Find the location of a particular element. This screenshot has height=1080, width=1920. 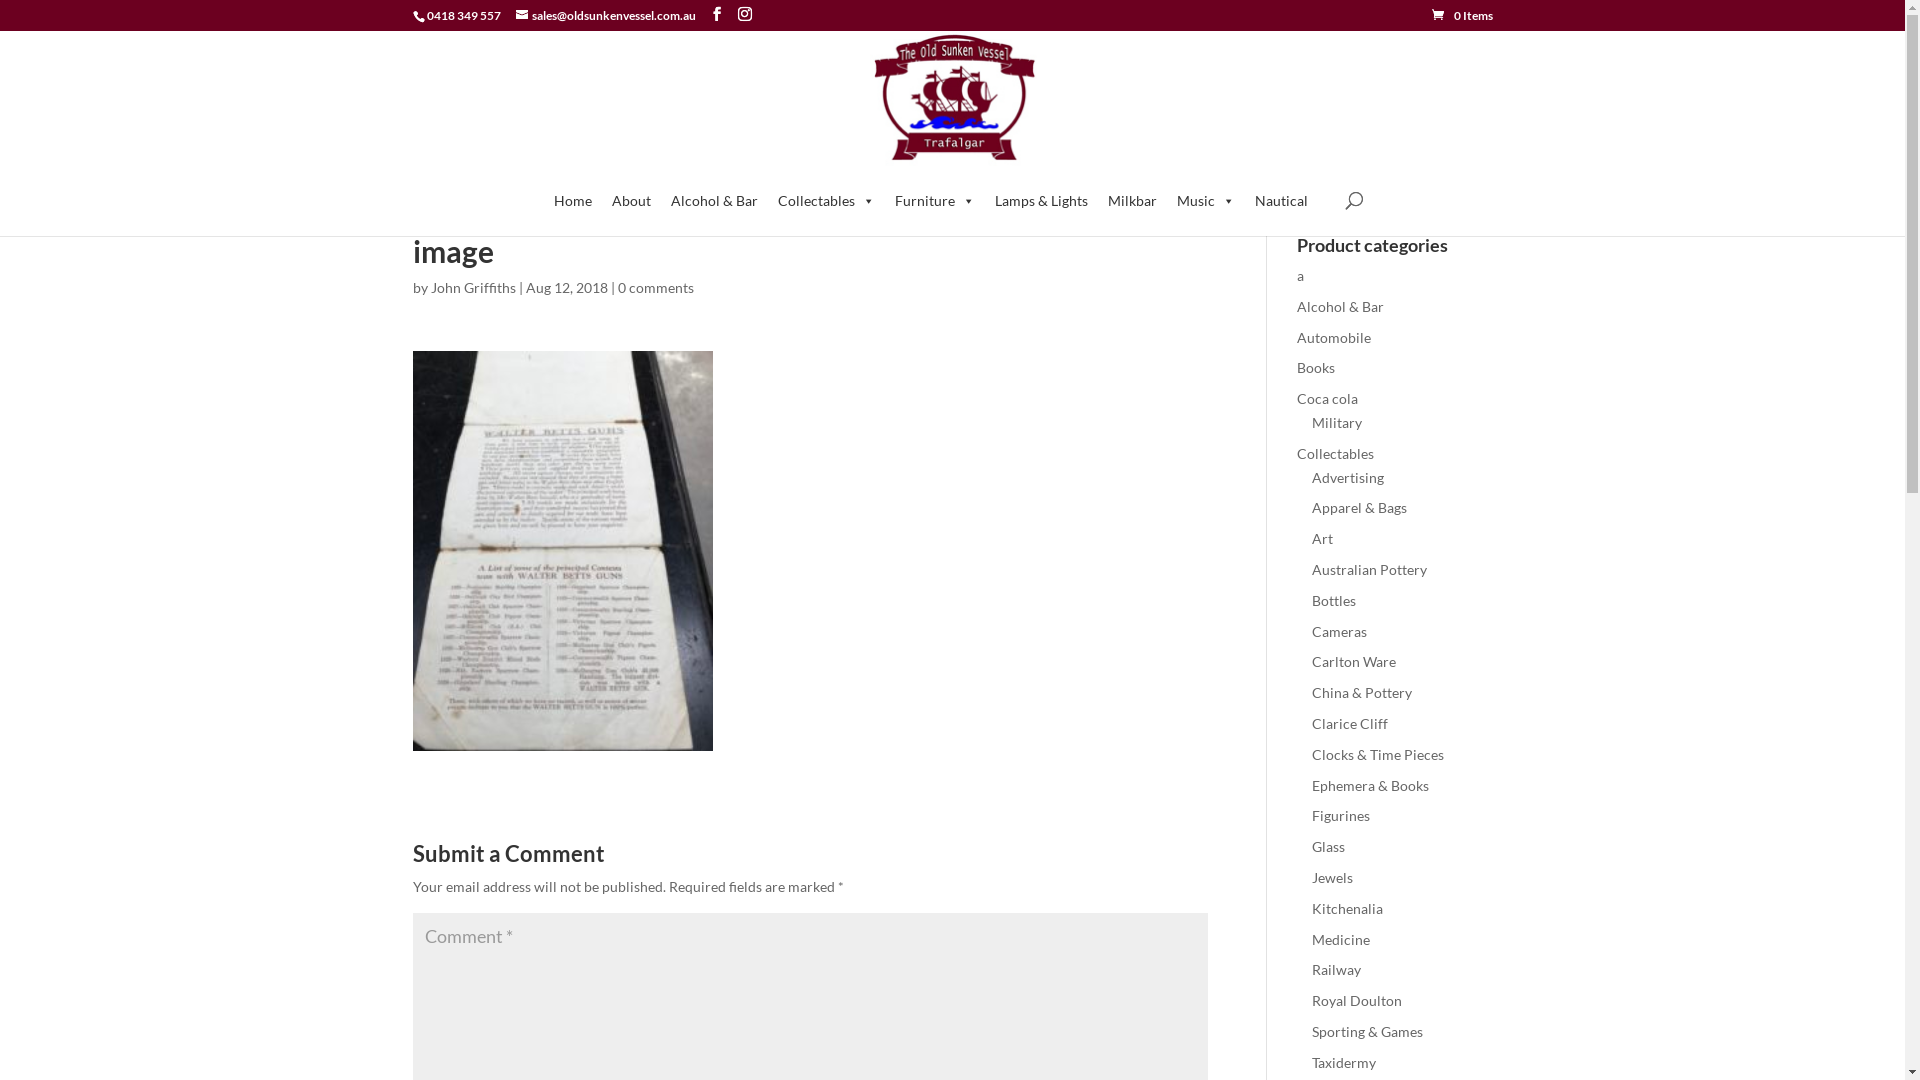

'China & Pottery' is located at coordinates (1361, 691).